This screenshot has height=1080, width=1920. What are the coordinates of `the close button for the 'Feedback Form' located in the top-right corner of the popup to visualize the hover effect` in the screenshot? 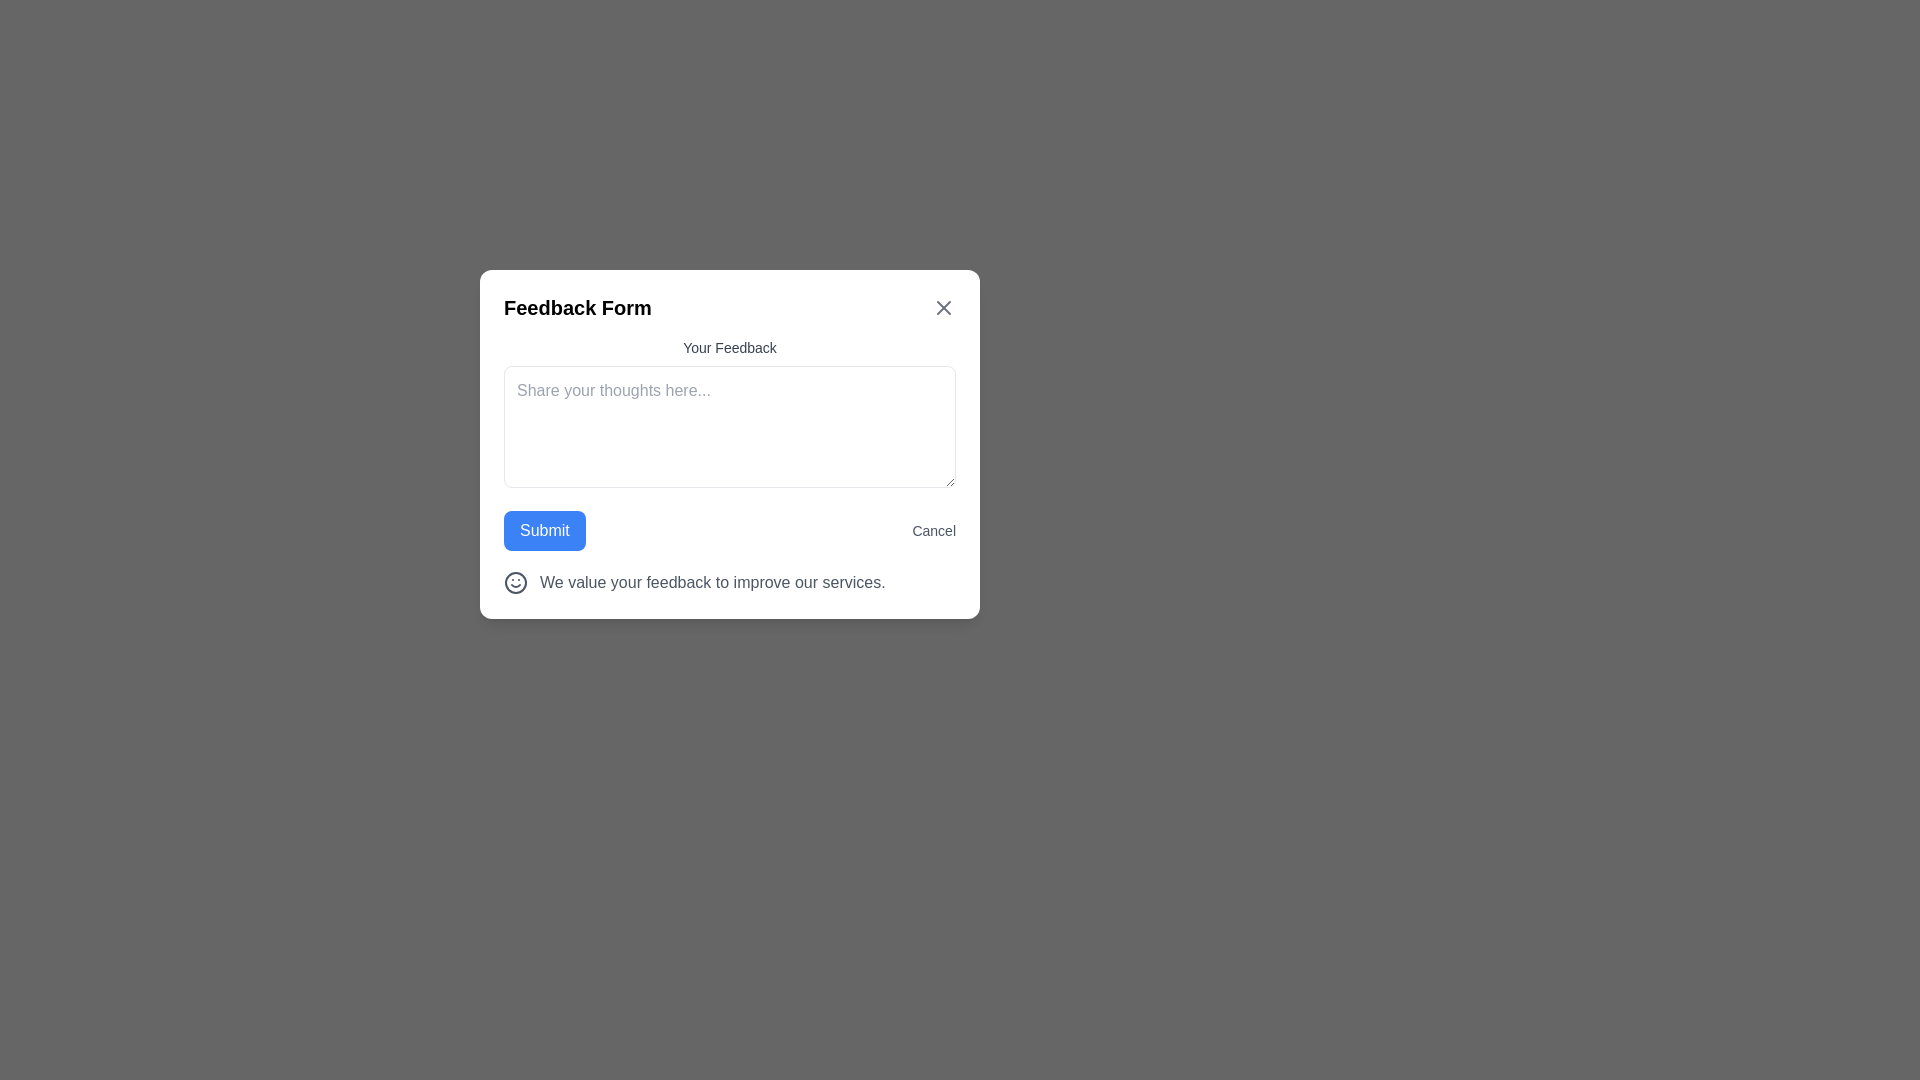 It's located at (943, 308).